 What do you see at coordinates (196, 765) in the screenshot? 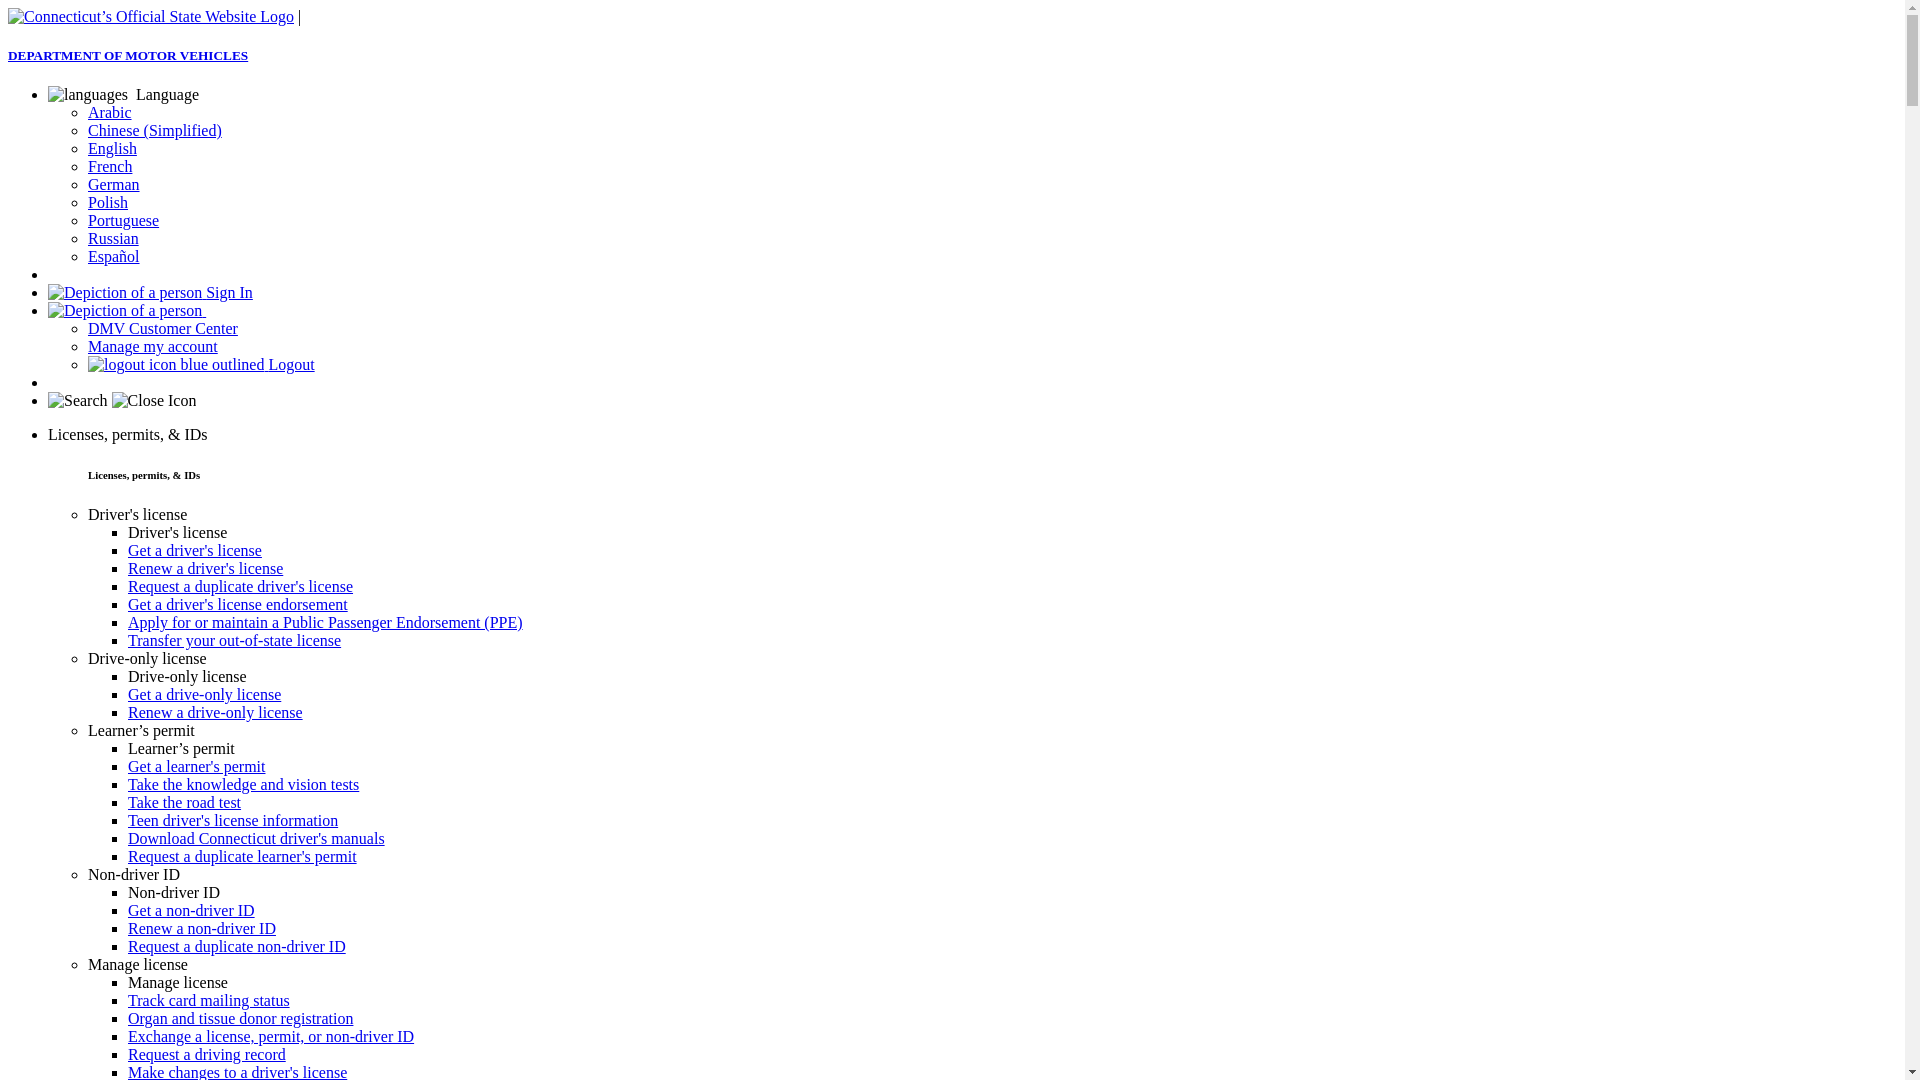
I see `'Get a learner's permit'` at bounding box center [196, 765].